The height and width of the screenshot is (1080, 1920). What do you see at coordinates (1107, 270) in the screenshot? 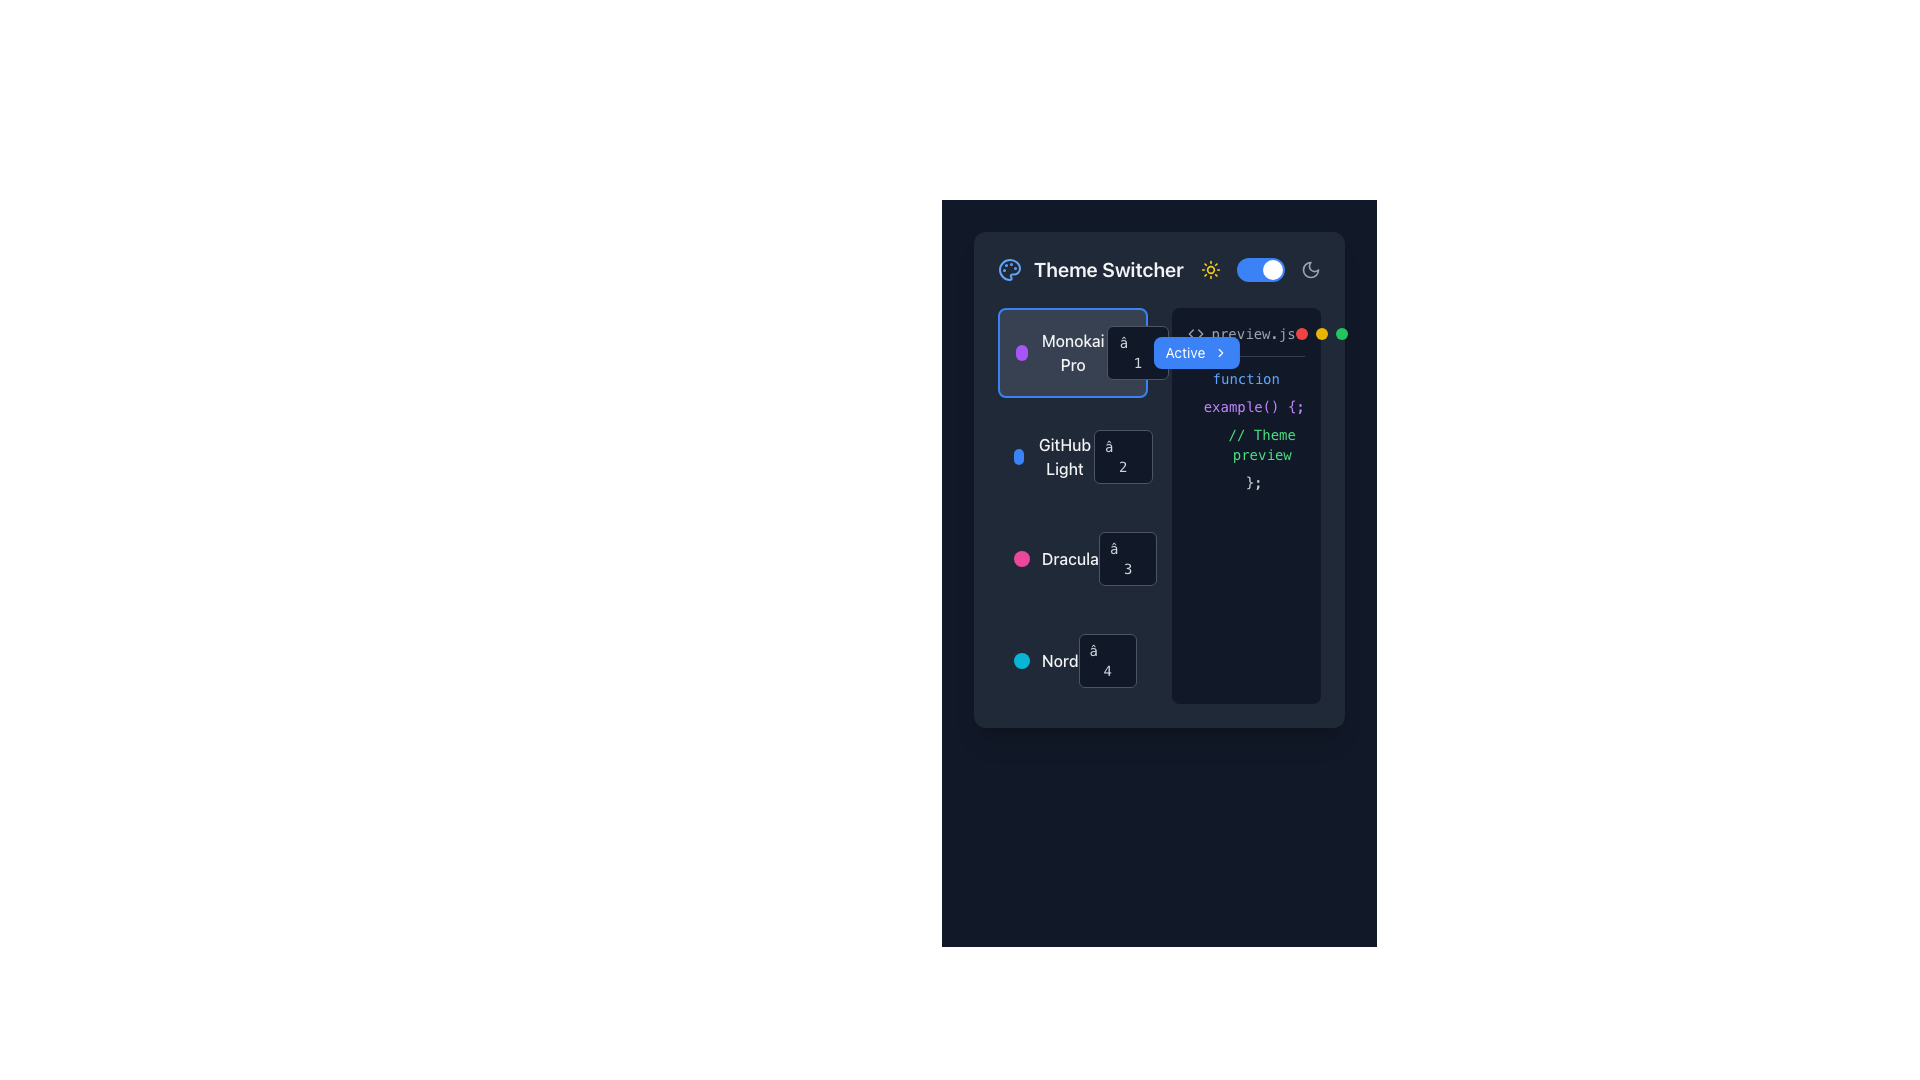
I see `text label that says 'Theme Switcher', which is prominently displayed in white against a dark background, to understand the section it describes` at bounding box center [1107, 270].